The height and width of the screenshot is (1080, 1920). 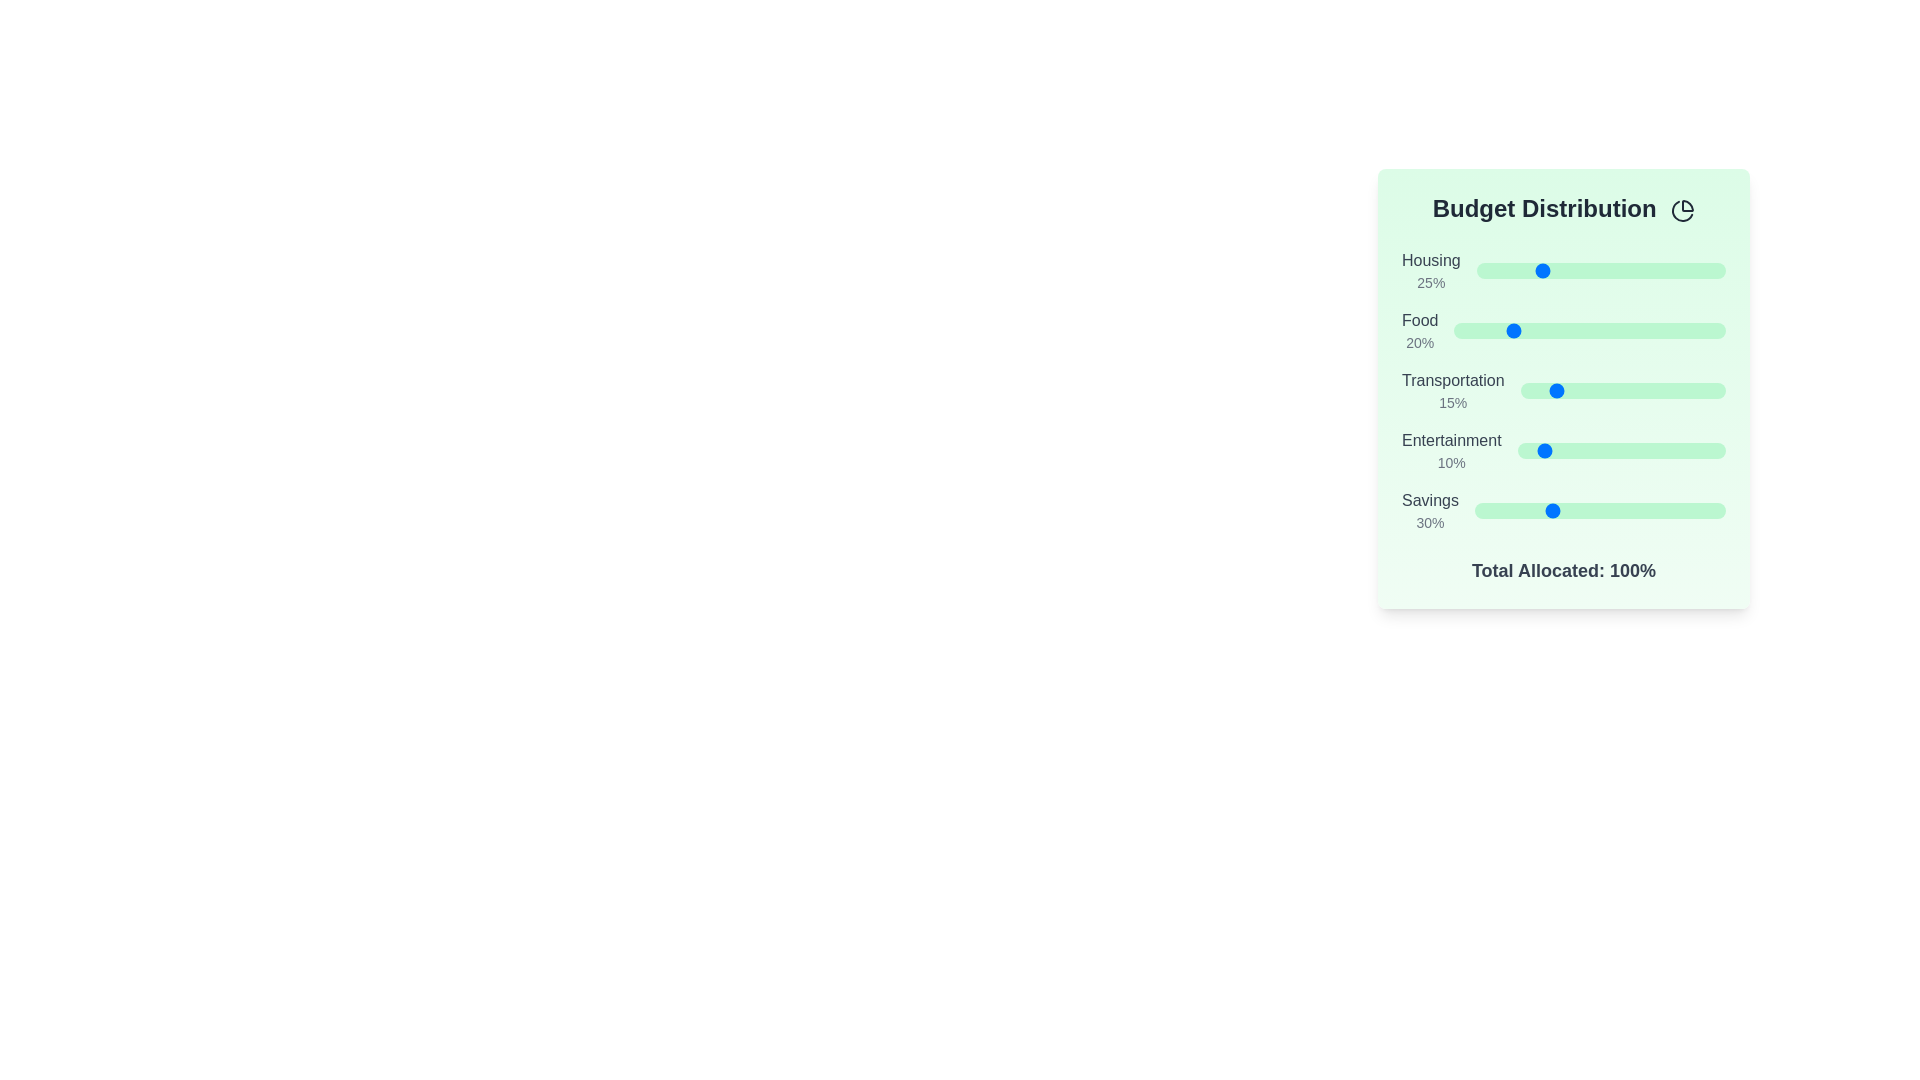 I want to click on the 'Savings' slider to set its value to 91%, so click(x=1702, y=509).